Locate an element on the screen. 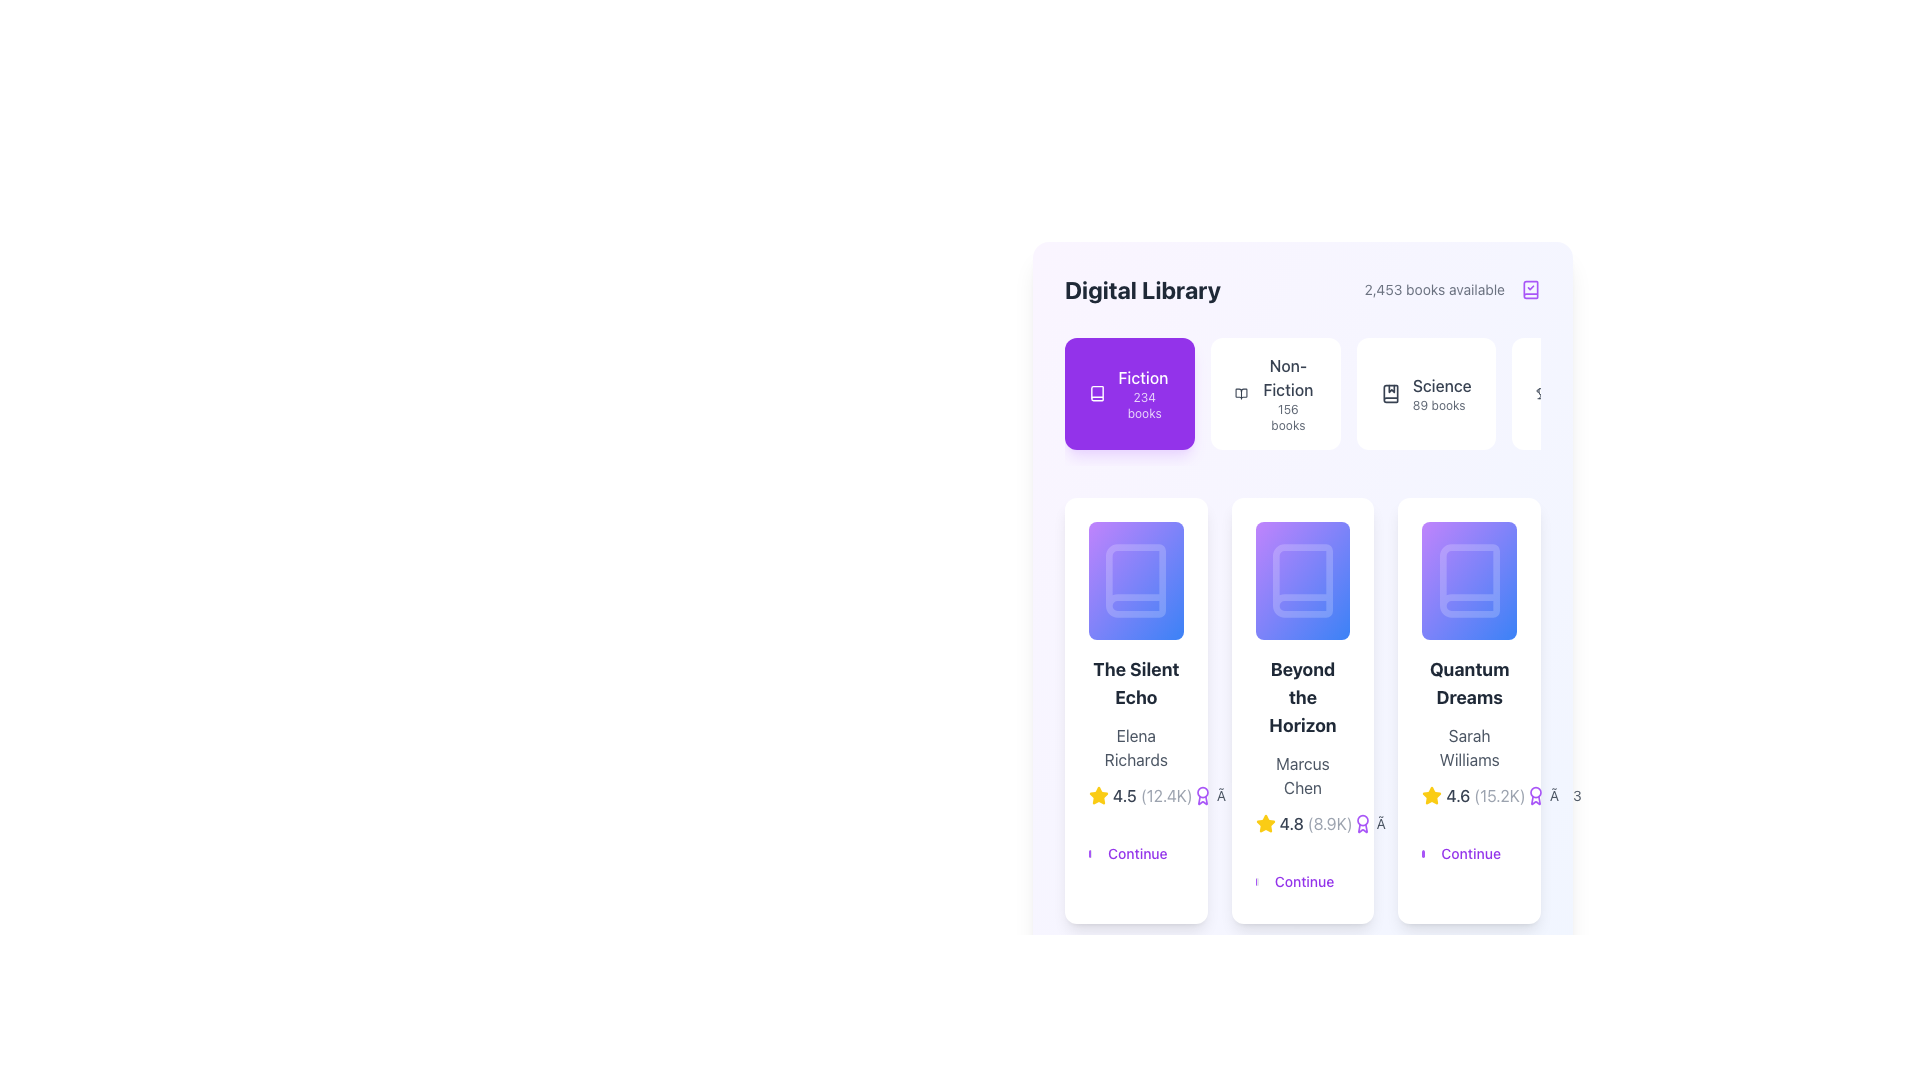  the text label displaying the number of books in the 'Non-Fiction' category, which is positioned under the heading 'Non-Fiction' in a horizontal list of book categories is located at coordinates (1288, 416).